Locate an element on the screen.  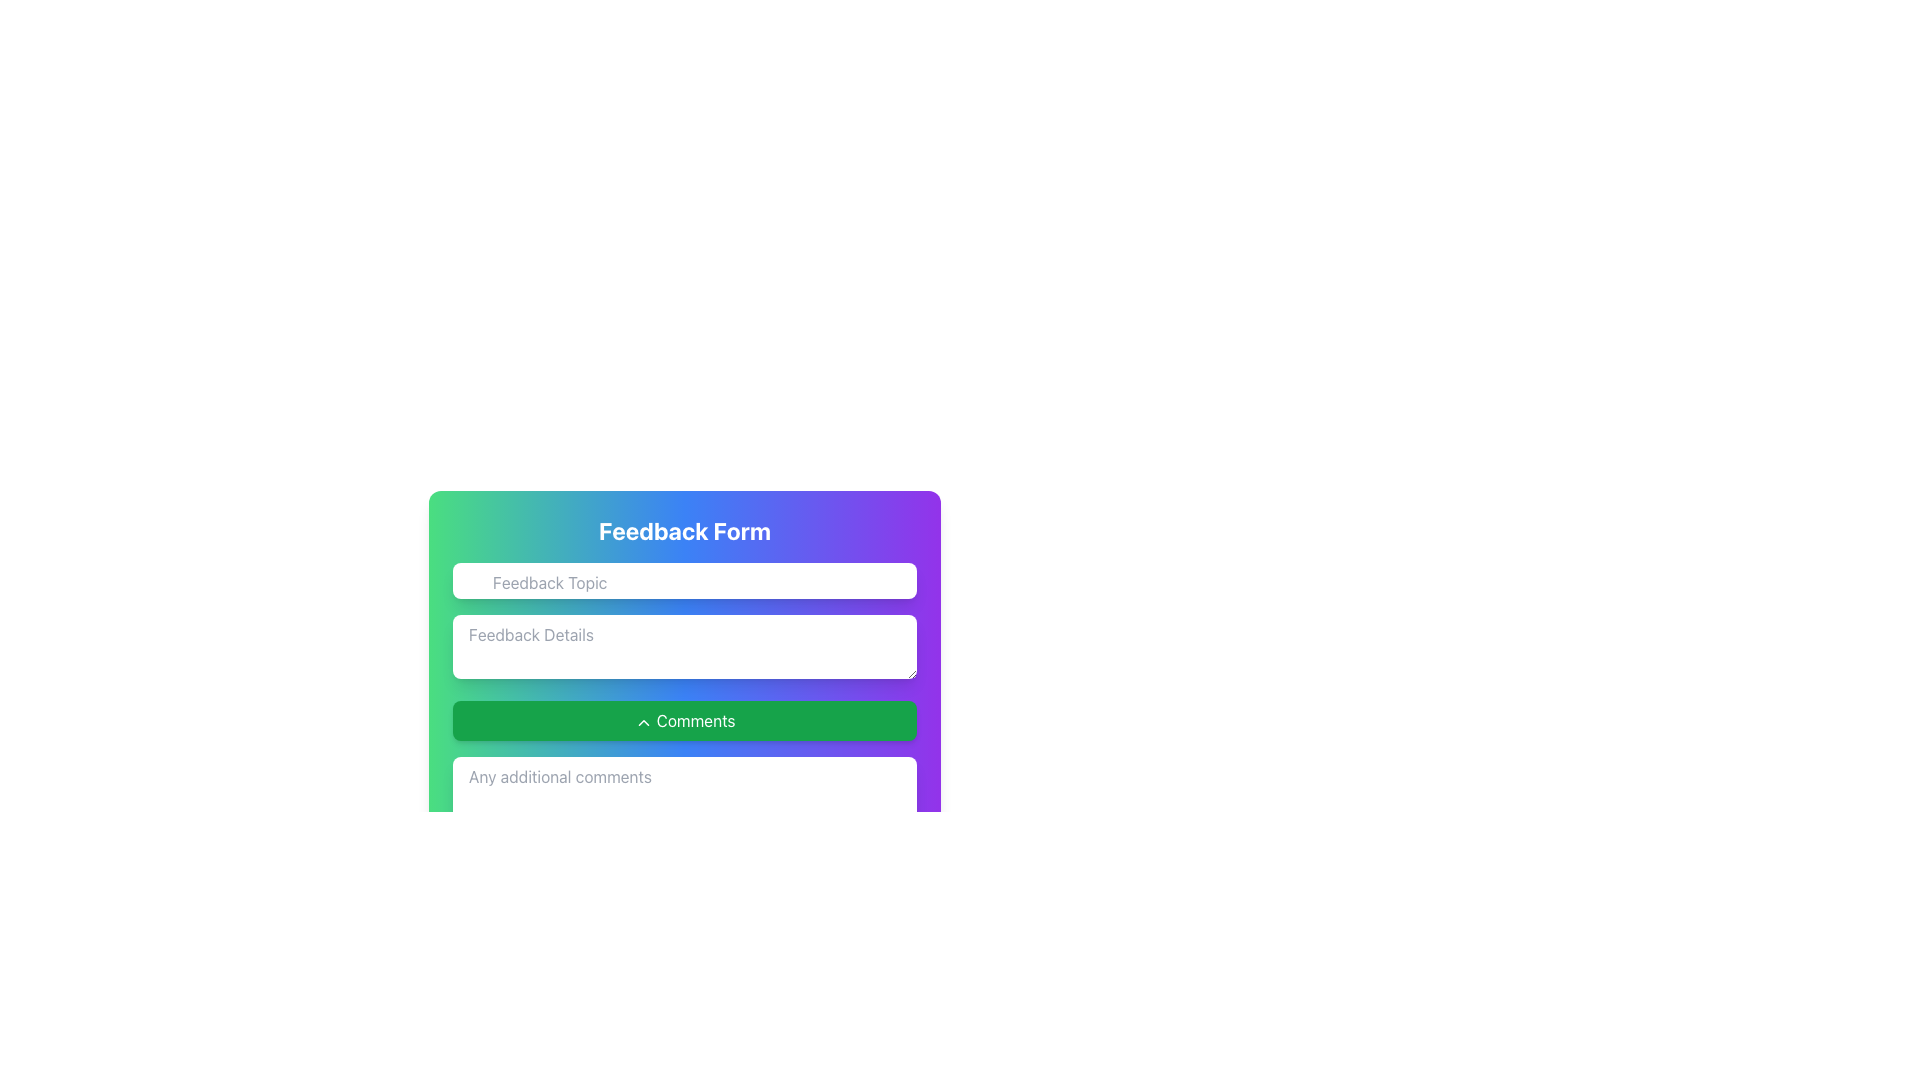
the minimalist upward arrow icon located within the 'Comments' button is located at coordinates (643, 722).